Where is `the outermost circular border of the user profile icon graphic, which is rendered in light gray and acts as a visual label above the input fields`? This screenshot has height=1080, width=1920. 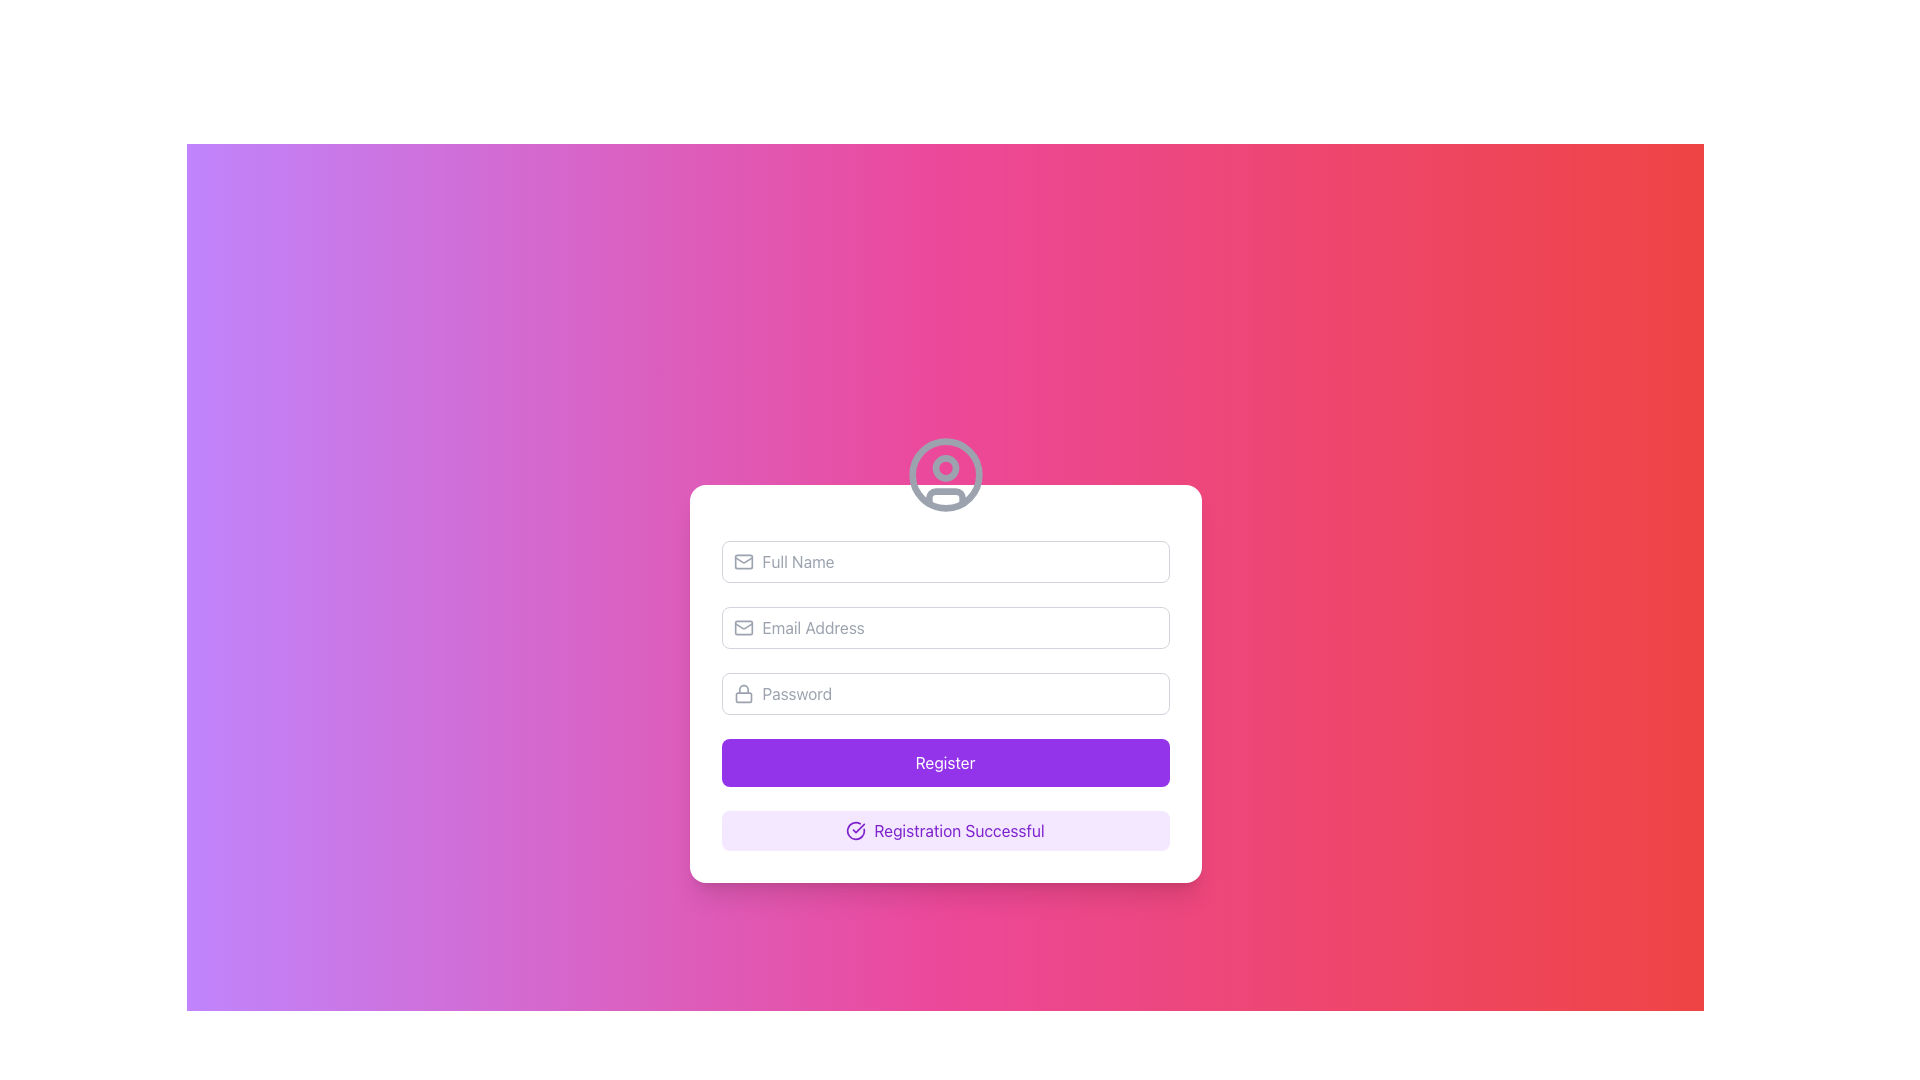 the outermost circular border of the user profile icon graphic, which is rendered in light gray and acts as a visual label above the input fields is located at coordinates (944, 474).